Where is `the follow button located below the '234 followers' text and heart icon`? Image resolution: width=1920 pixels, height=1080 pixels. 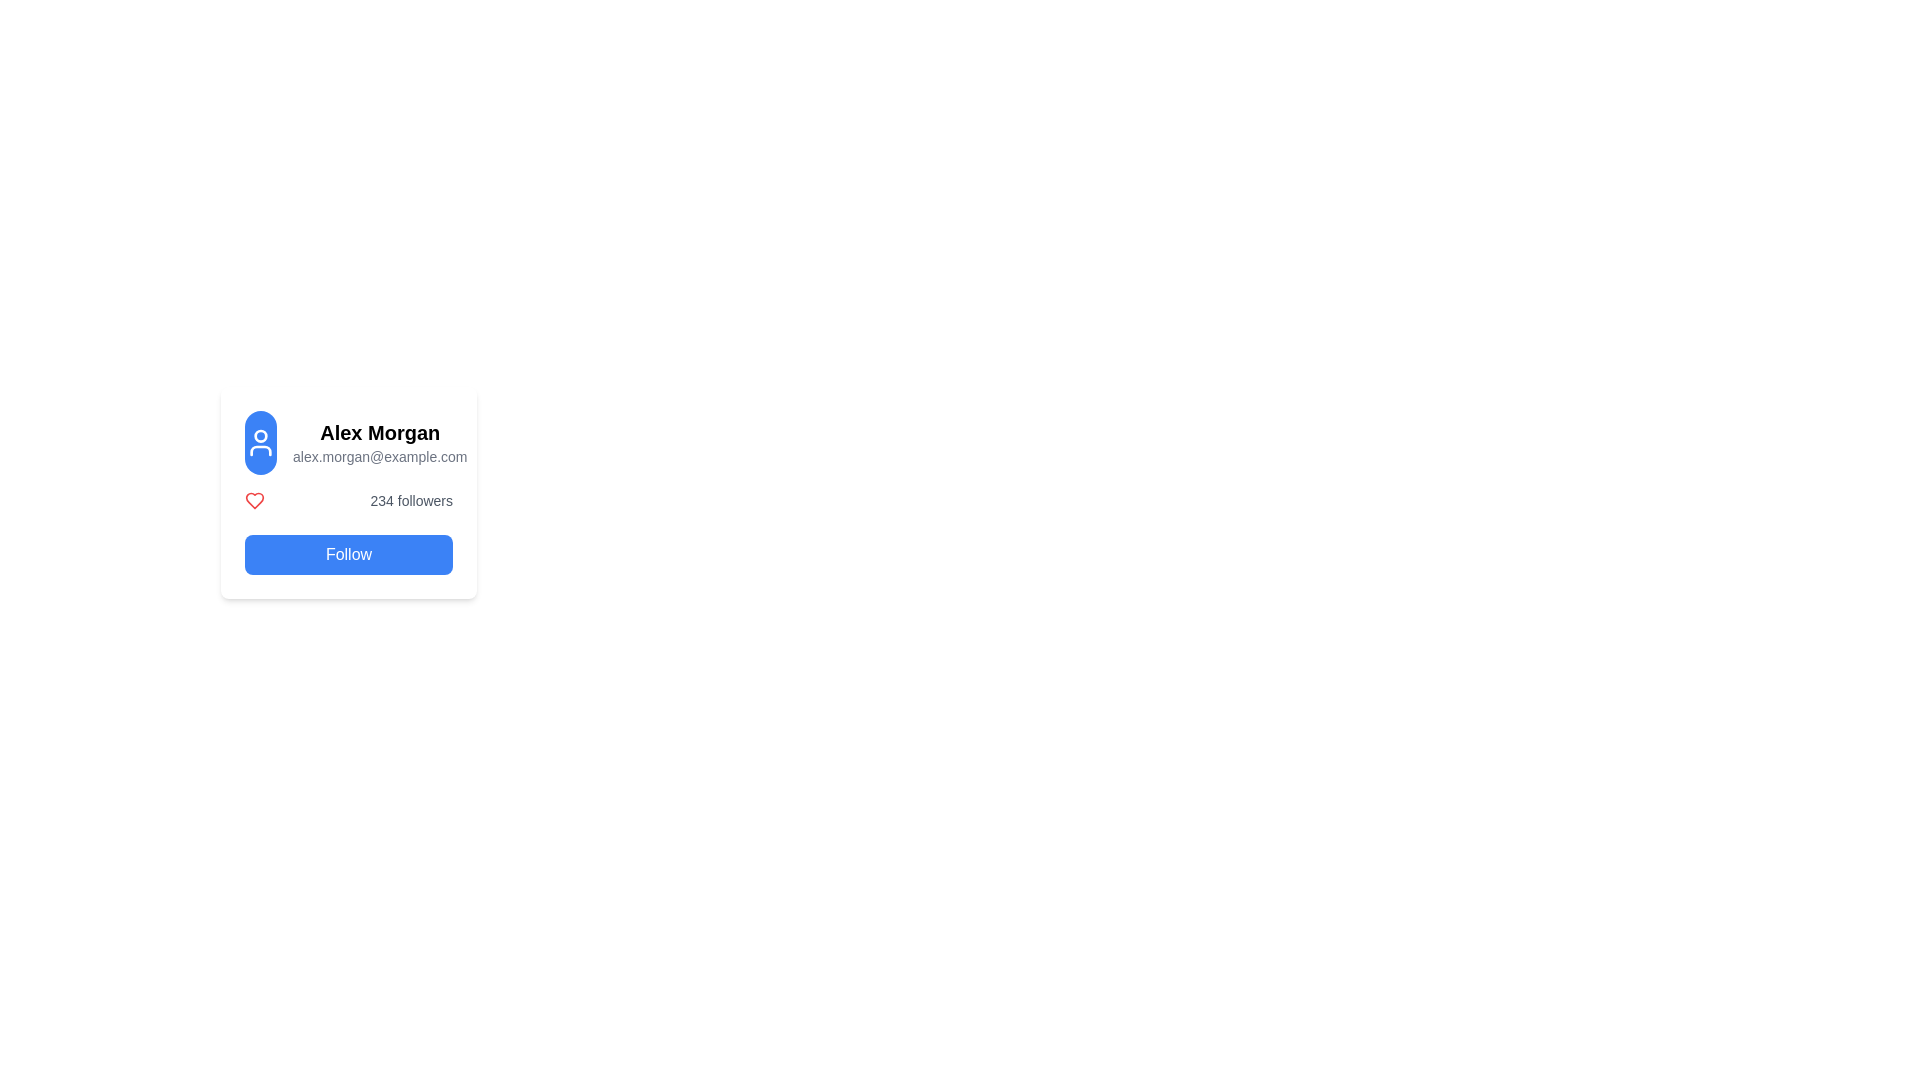
the follow button located below the '234 followers' text and heart icon is located at coordinates (349, 555).